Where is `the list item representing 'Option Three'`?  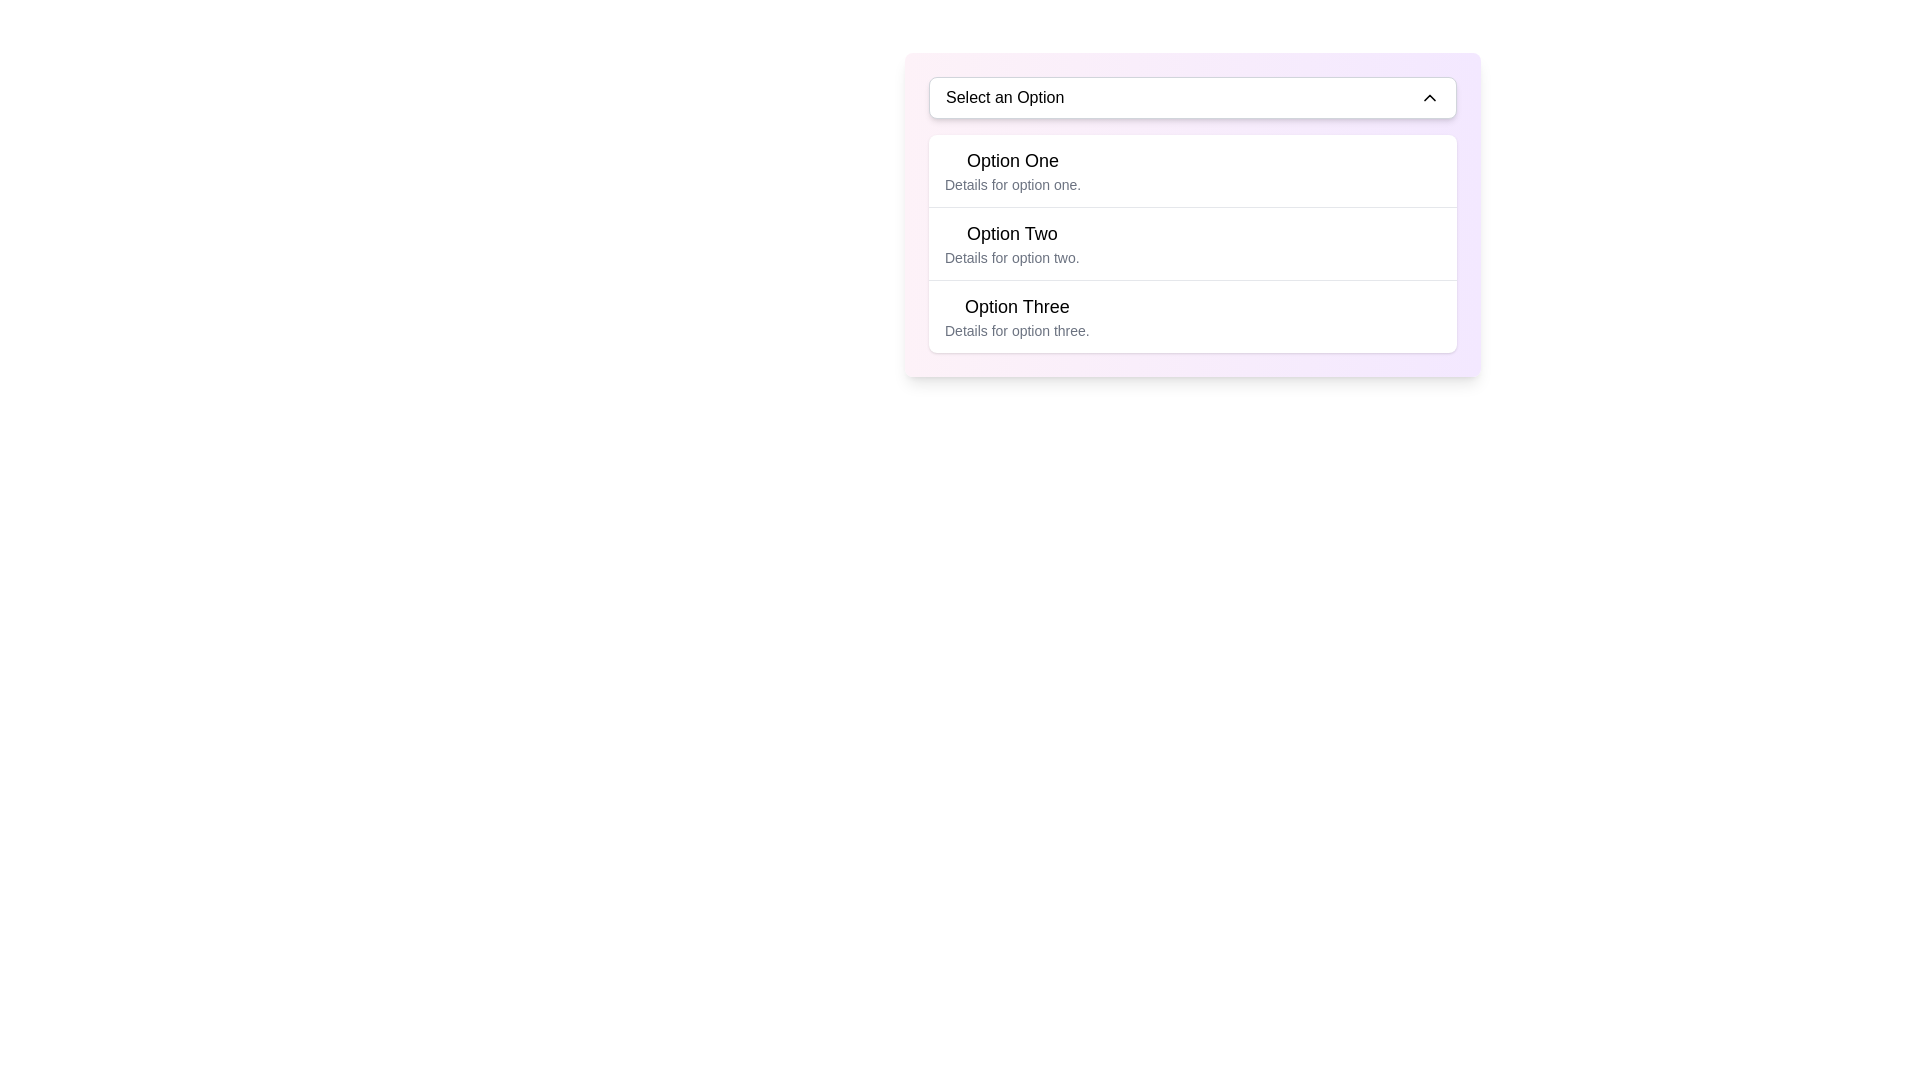 the list item representing 'Option Three' is located at coordinates (1017, 315).